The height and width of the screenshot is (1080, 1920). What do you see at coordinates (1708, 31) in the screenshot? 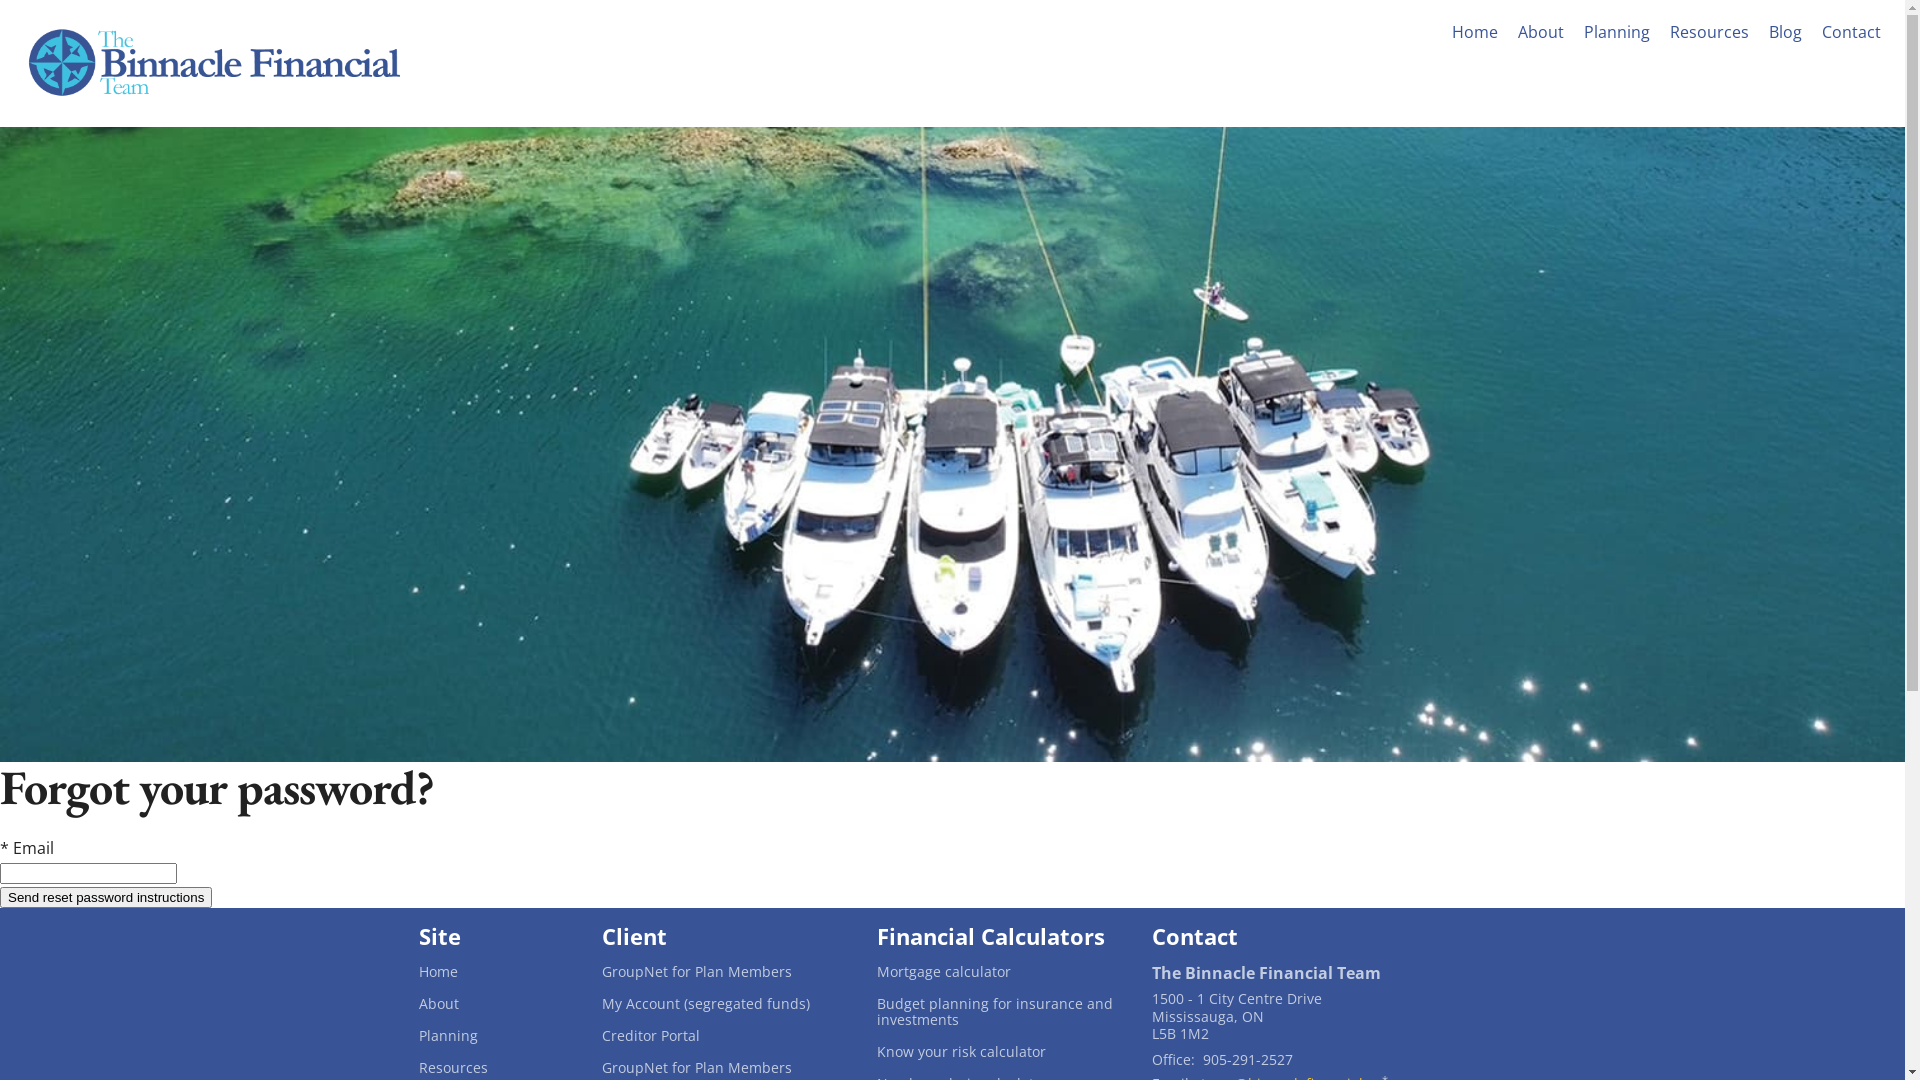
I see `'Resources'` at bounding box center [1708, 31].